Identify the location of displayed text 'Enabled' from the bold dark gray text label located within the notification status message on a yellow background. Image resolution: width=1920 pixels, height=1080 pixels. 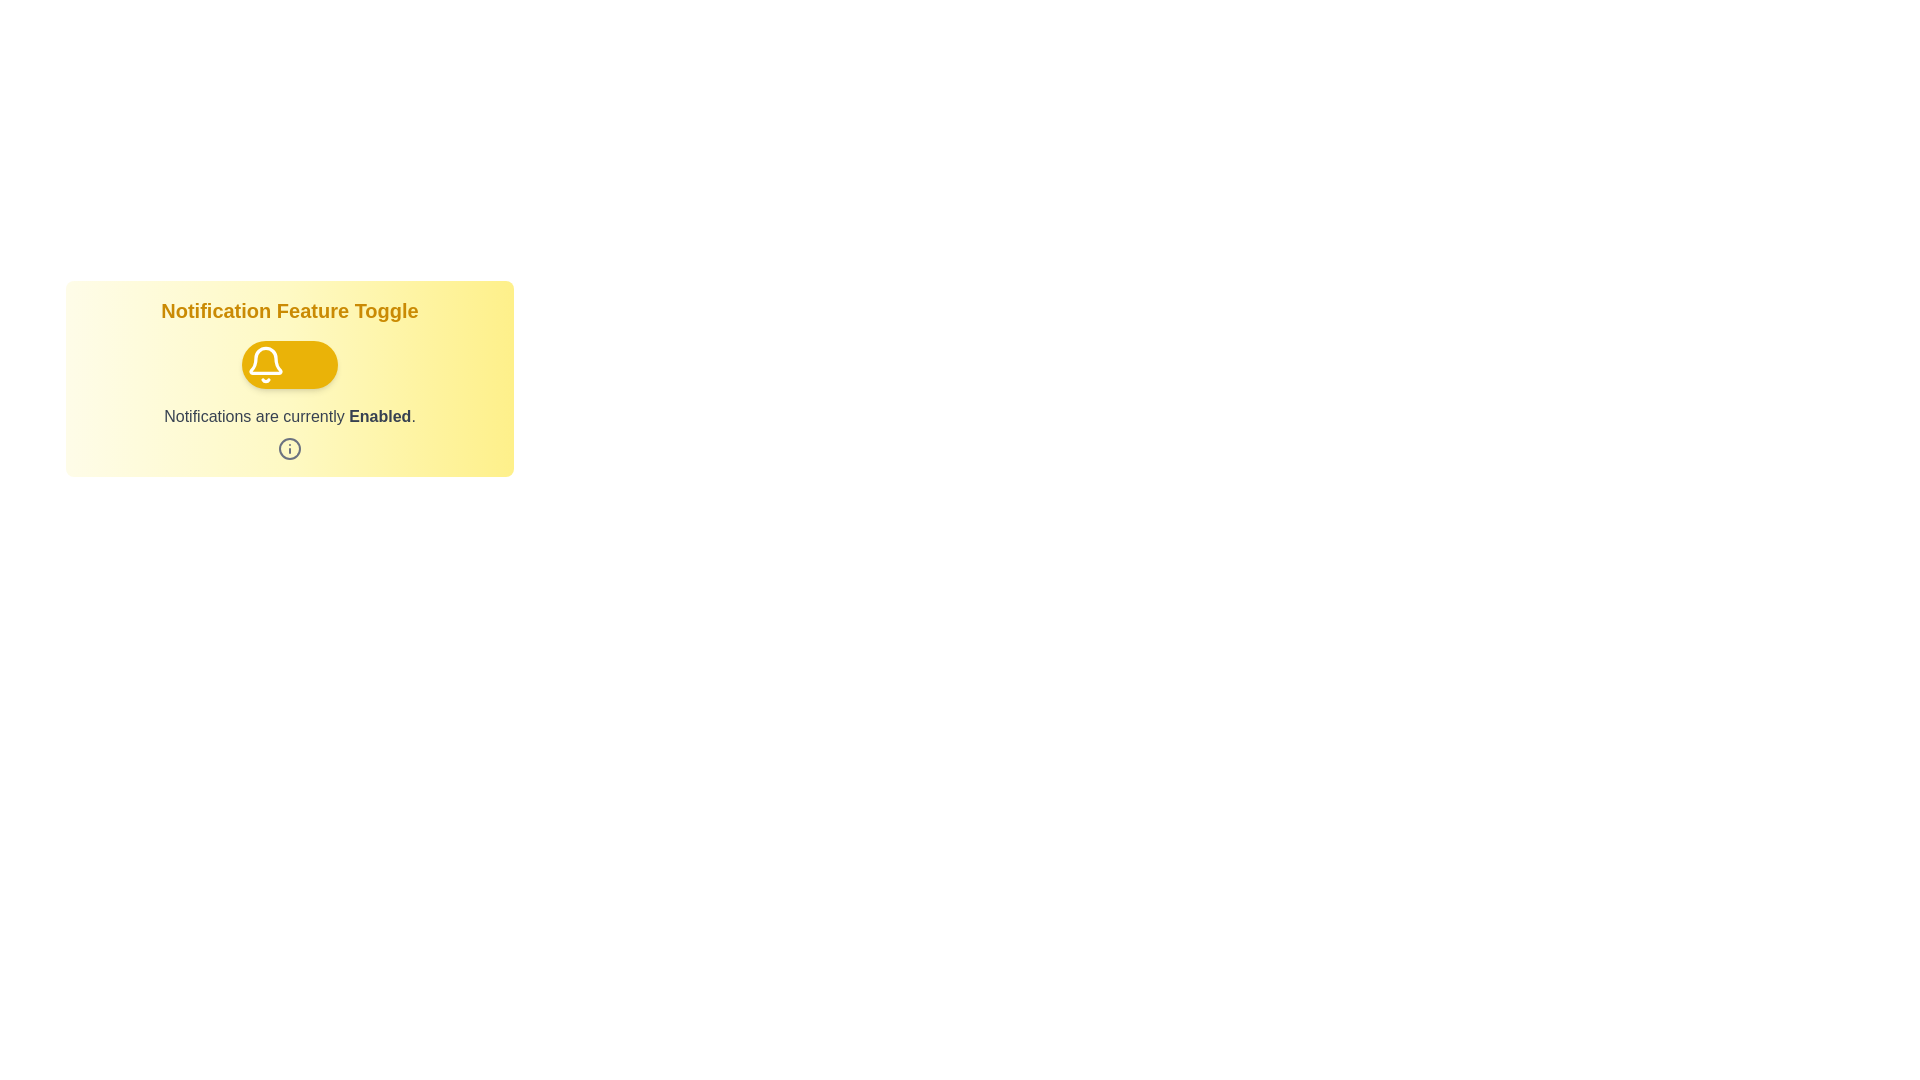
(380, 415).